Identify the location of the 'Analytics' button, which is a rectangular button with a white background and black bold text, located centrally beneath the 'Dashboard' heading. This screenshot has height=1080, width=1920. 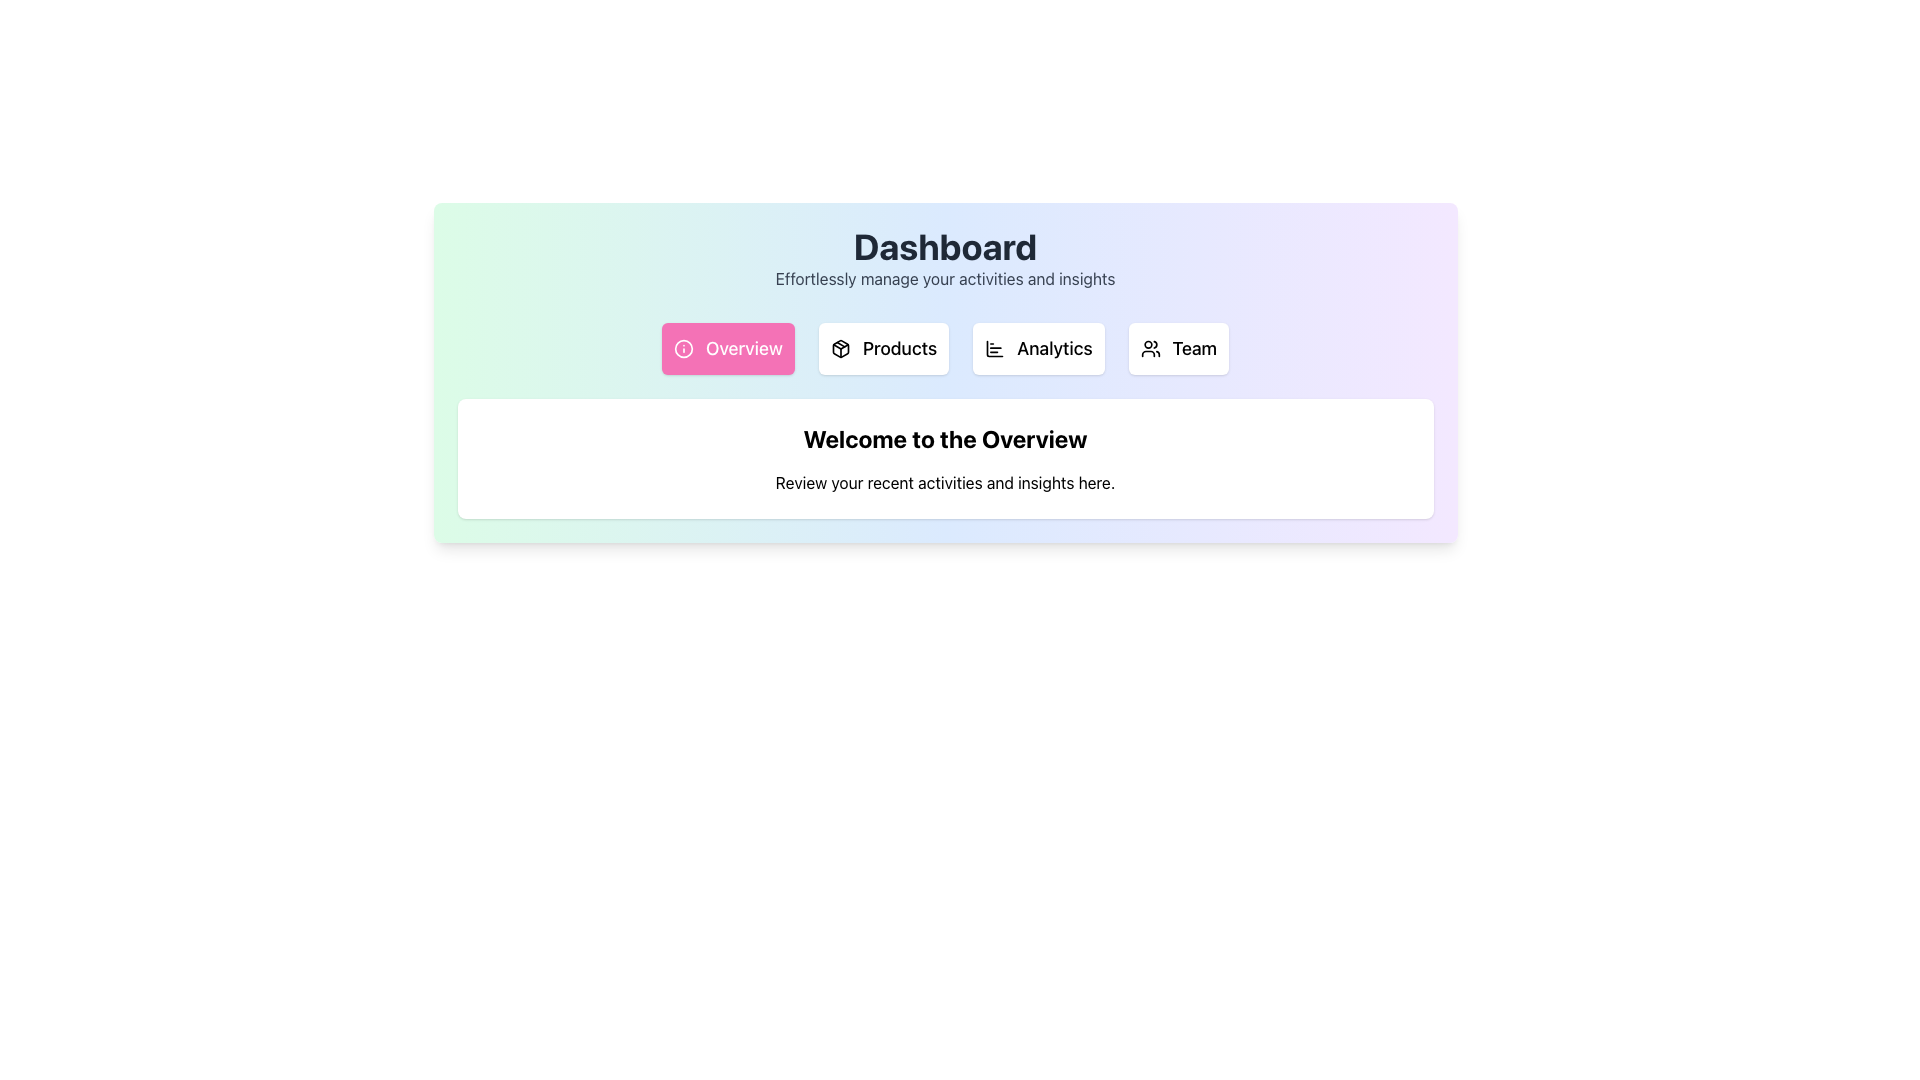
(1038, 347).